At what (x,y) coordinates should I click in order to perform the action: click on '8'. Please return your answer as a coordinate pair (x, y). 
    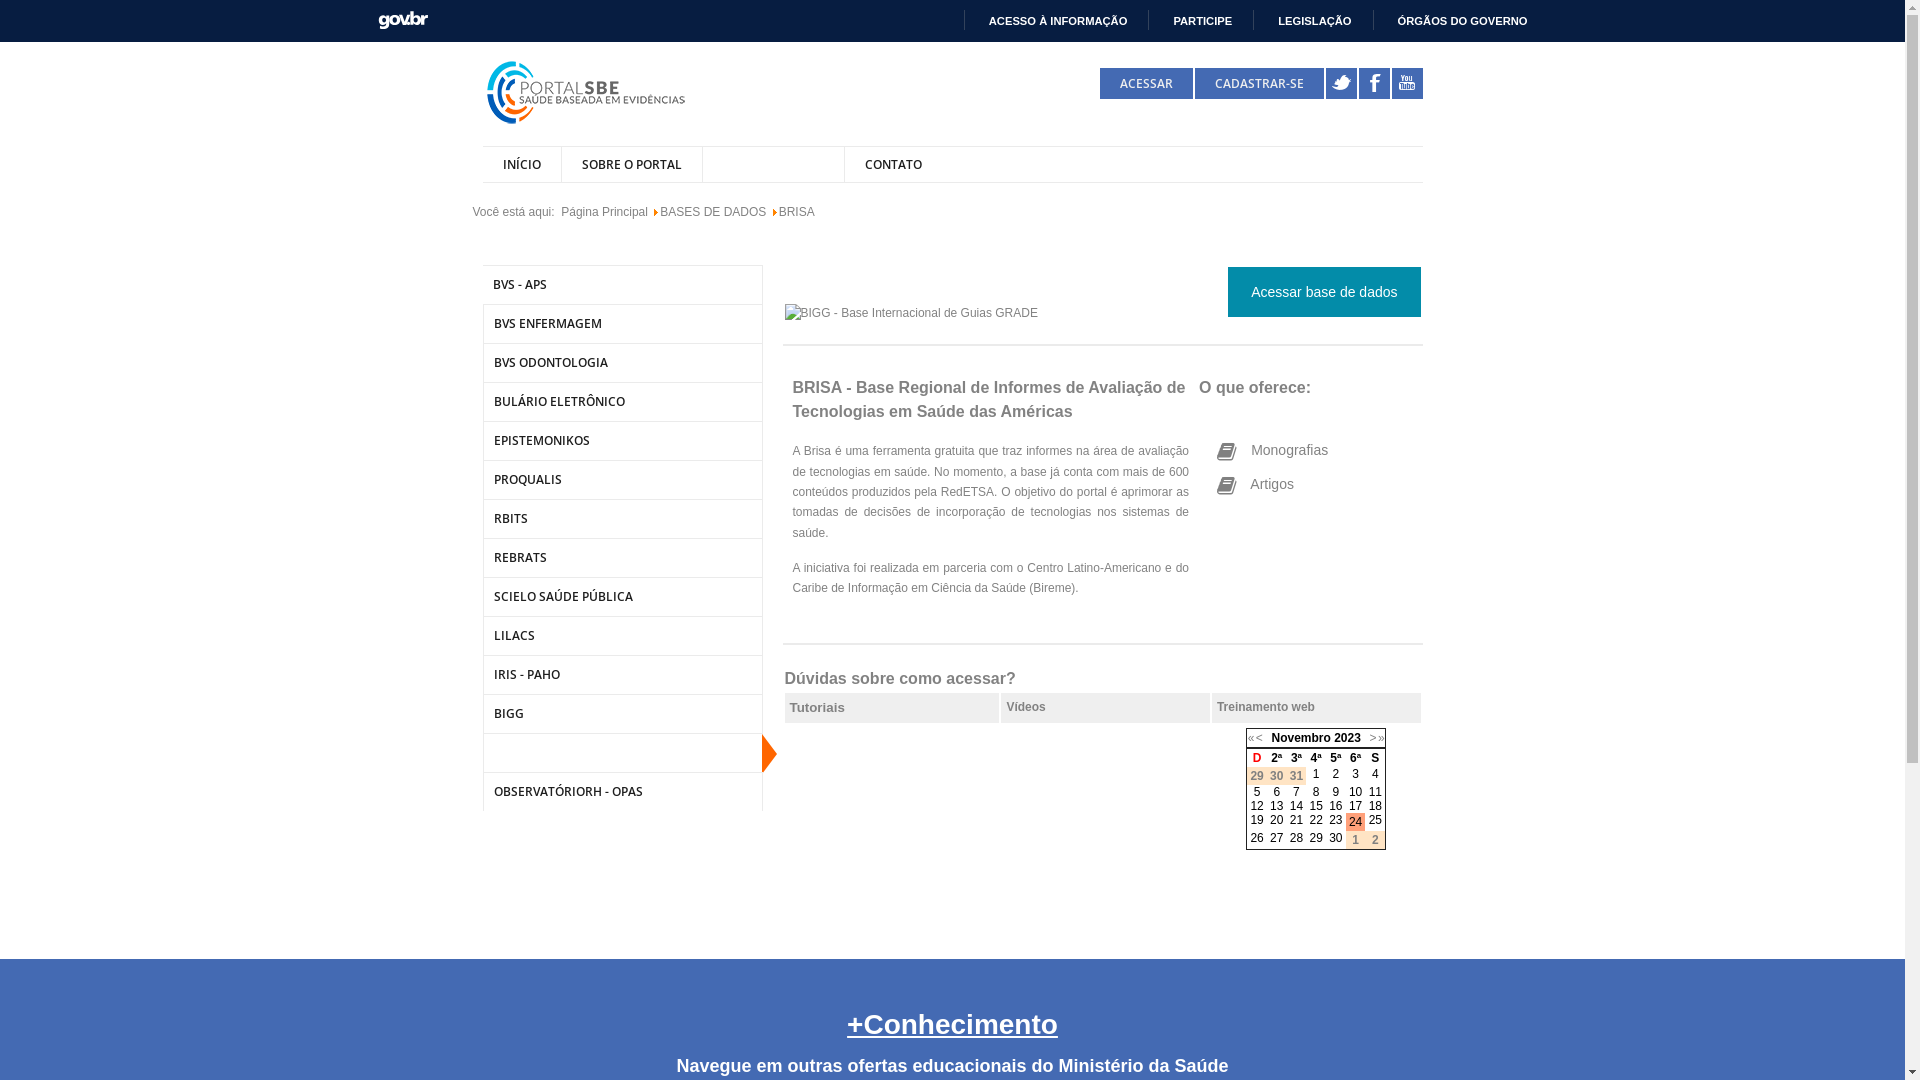
    Looking at the image, I should click on (1316, 790).